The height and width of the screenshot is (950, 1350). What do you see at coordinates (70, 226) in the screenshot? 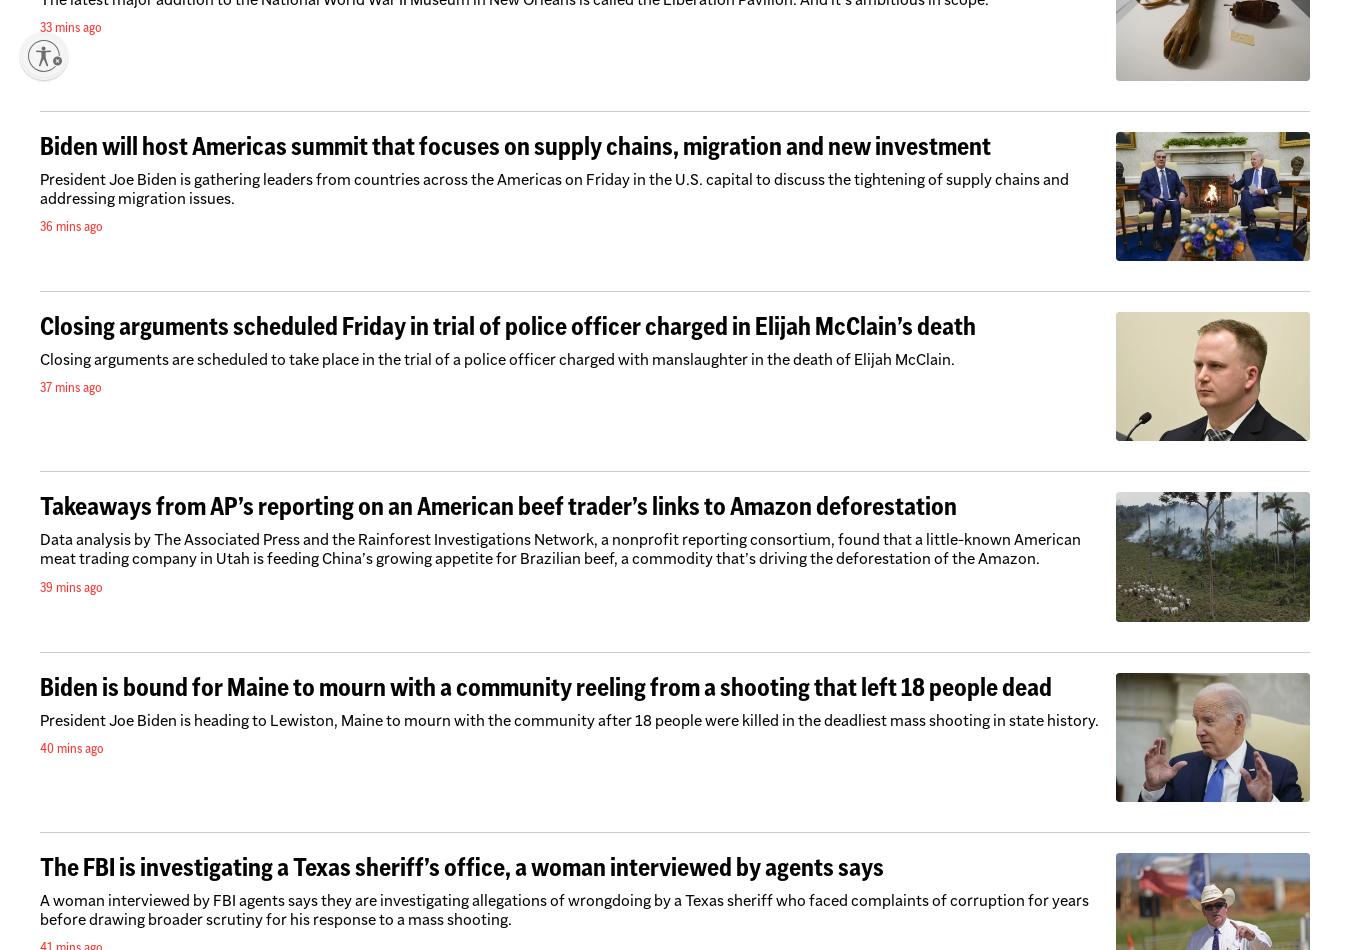
I see `'36 mins ago'` at bounding box center [70, 226].